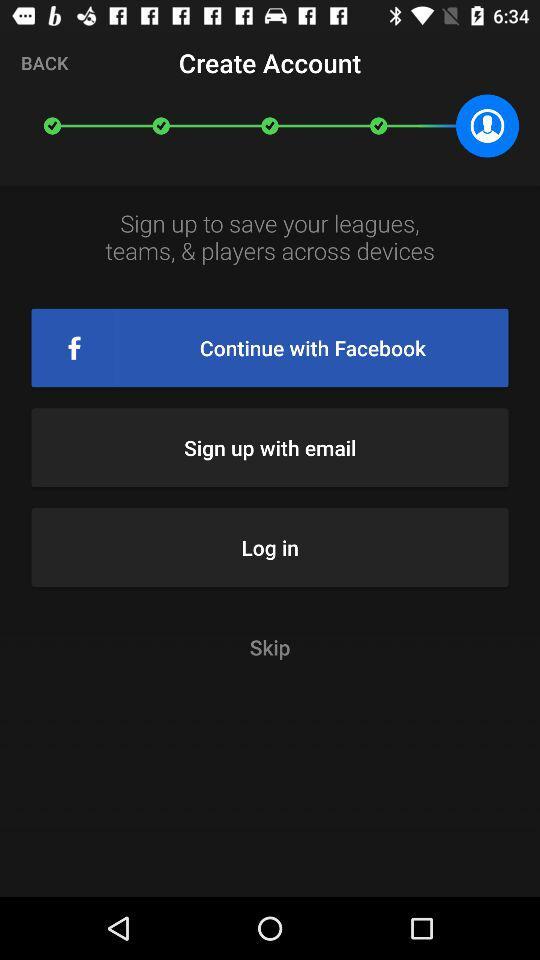 The image size is (540, 960). What do you see at coordinates (270, 646) in the screenshot?
I see `icon below log in item` at bounding box center [270, 646].